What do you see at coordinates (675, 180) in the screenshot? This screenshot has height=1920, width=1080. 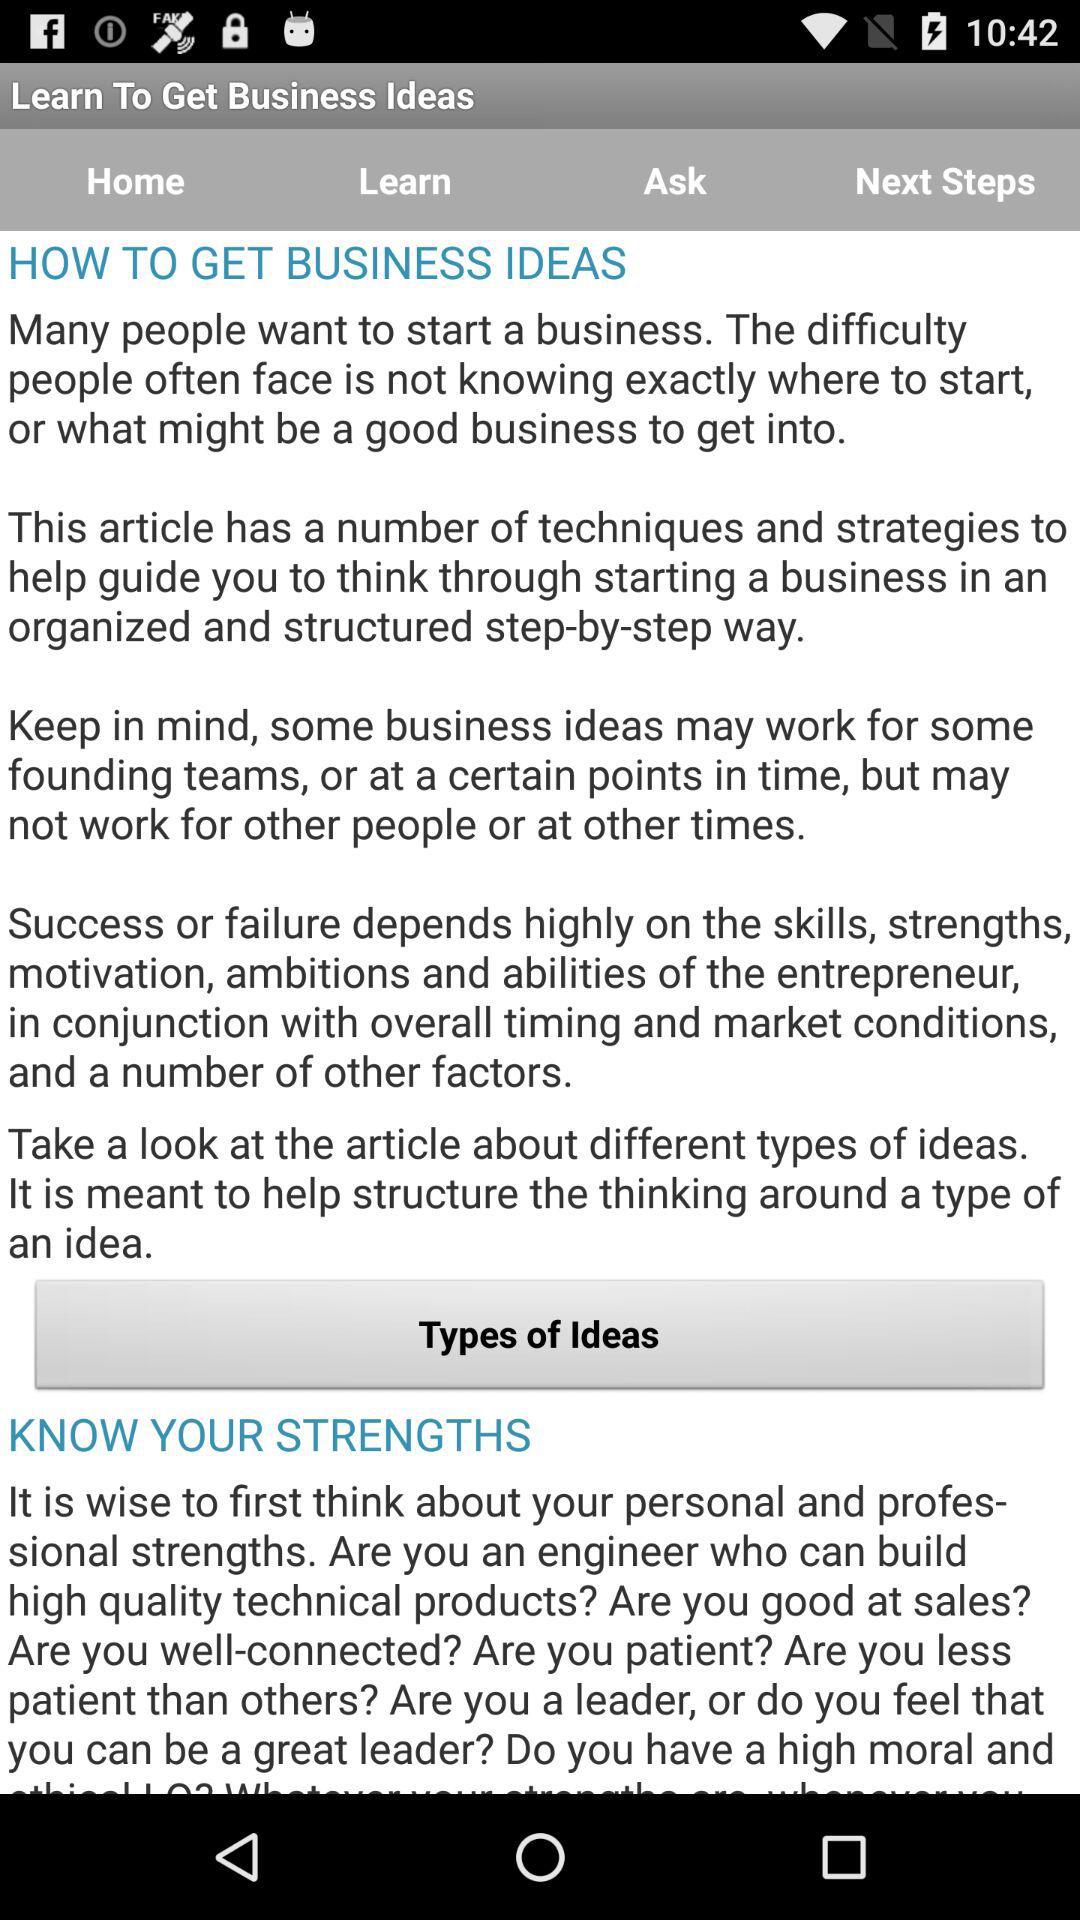 I see `item next to the next steps button` at bounding box center [675, 180].